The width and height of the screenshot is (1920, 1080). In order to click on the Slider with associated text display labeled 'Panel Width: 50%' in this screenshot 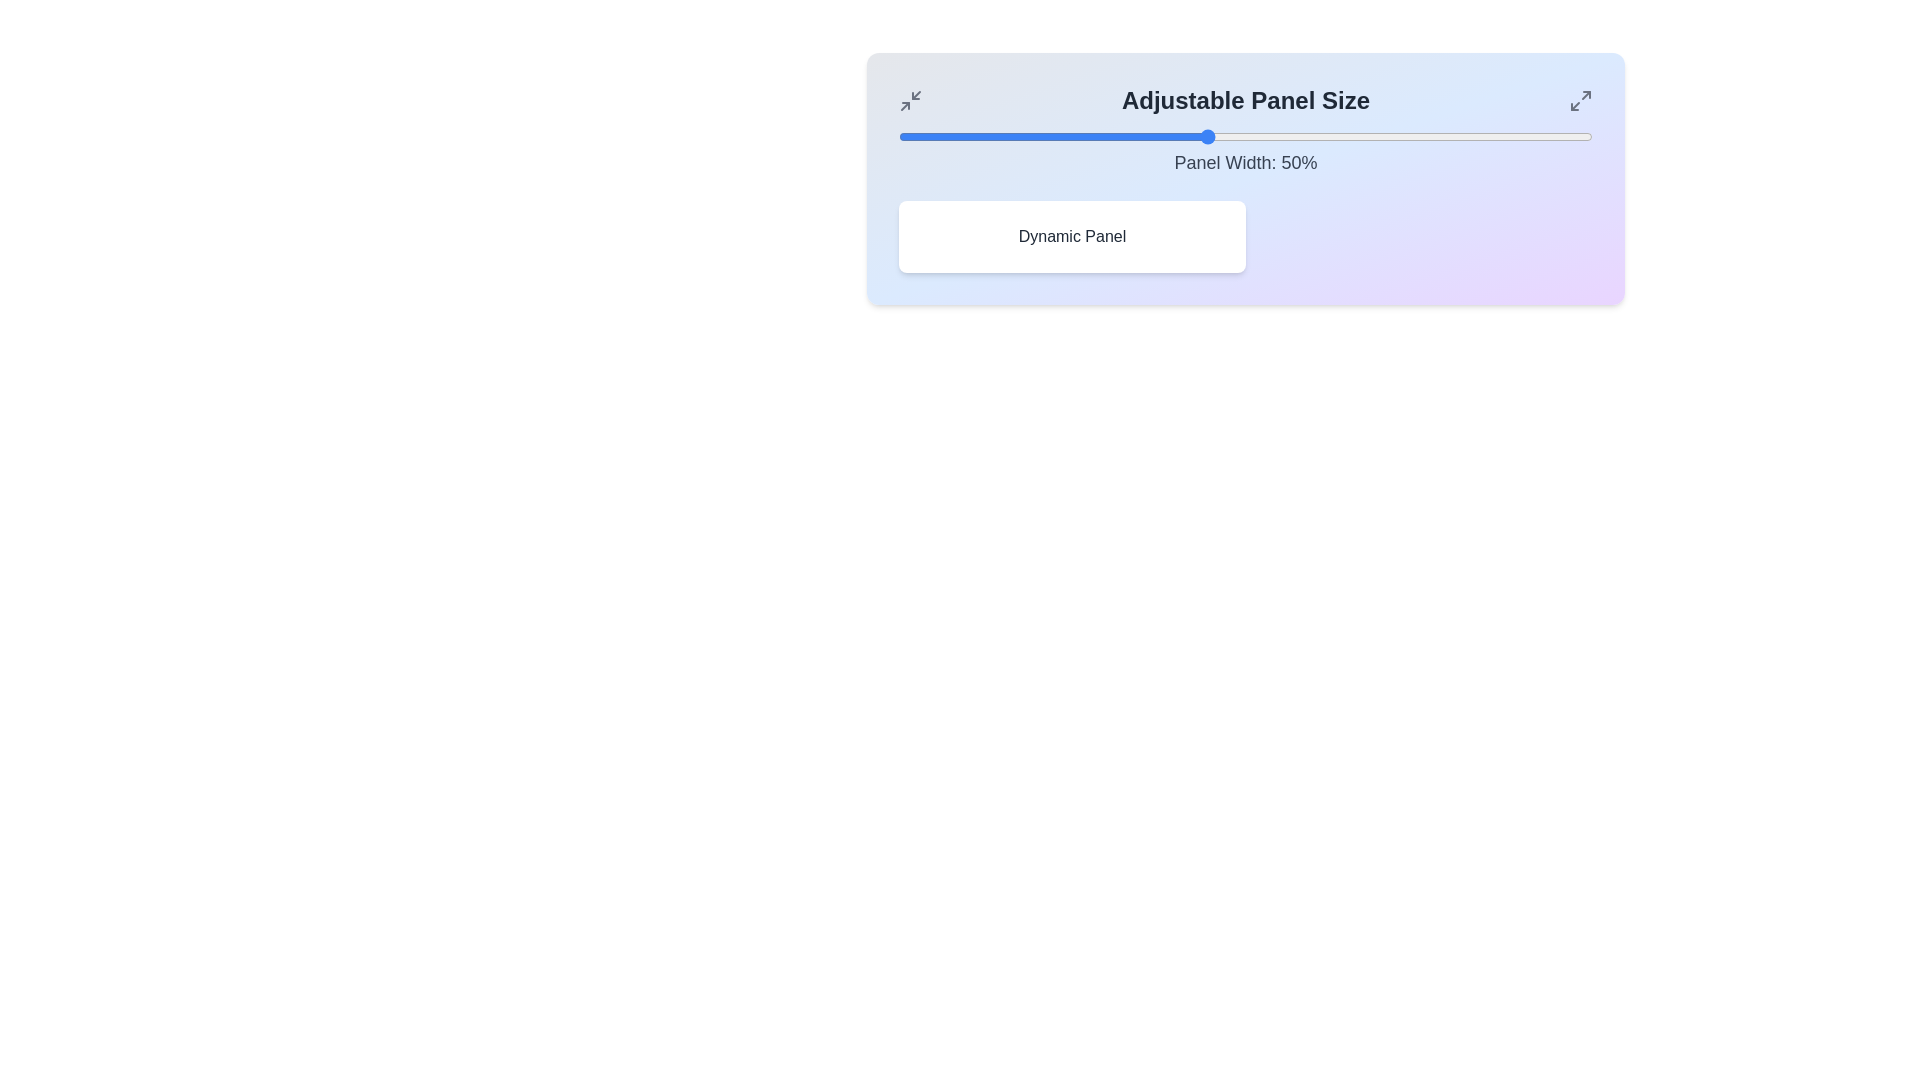, I will do `click(1245, 153)`.